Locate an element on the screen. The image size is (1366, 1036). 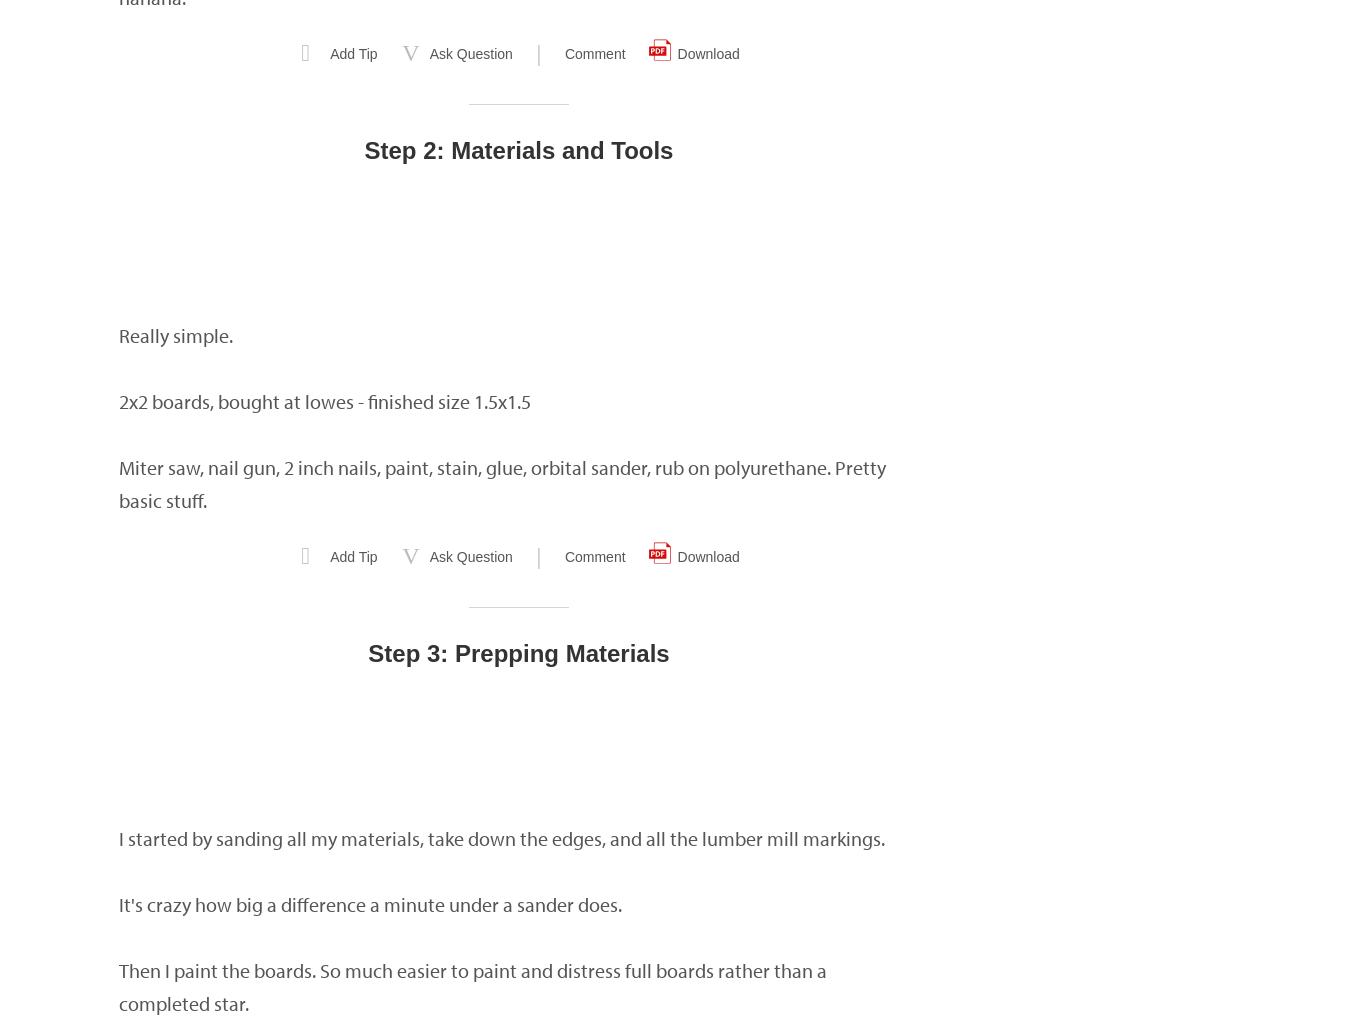
'I started by sanding all my materials, take down the edges, and all the lumber mill markings.' is located at coordinates (502, 838).